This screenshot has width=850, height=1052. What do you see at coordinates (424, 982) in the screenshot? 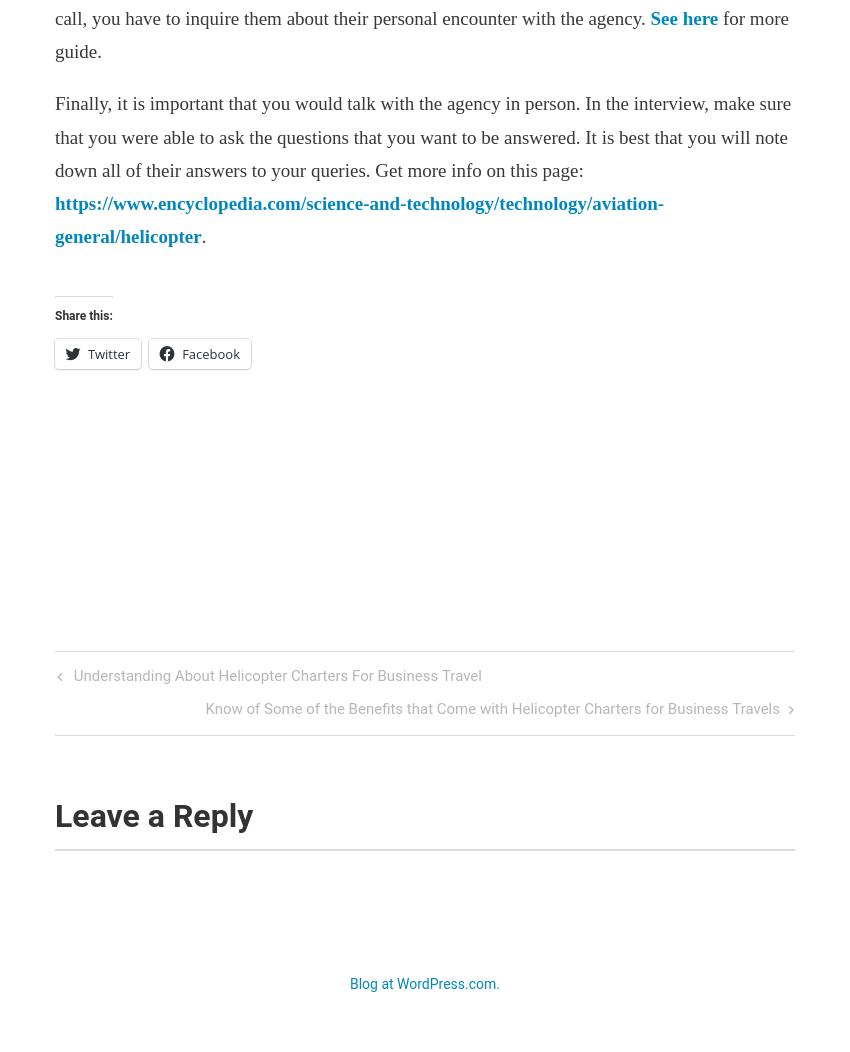
I see `'Blog at WordPress.com.'` at bounding box center [424, 982].